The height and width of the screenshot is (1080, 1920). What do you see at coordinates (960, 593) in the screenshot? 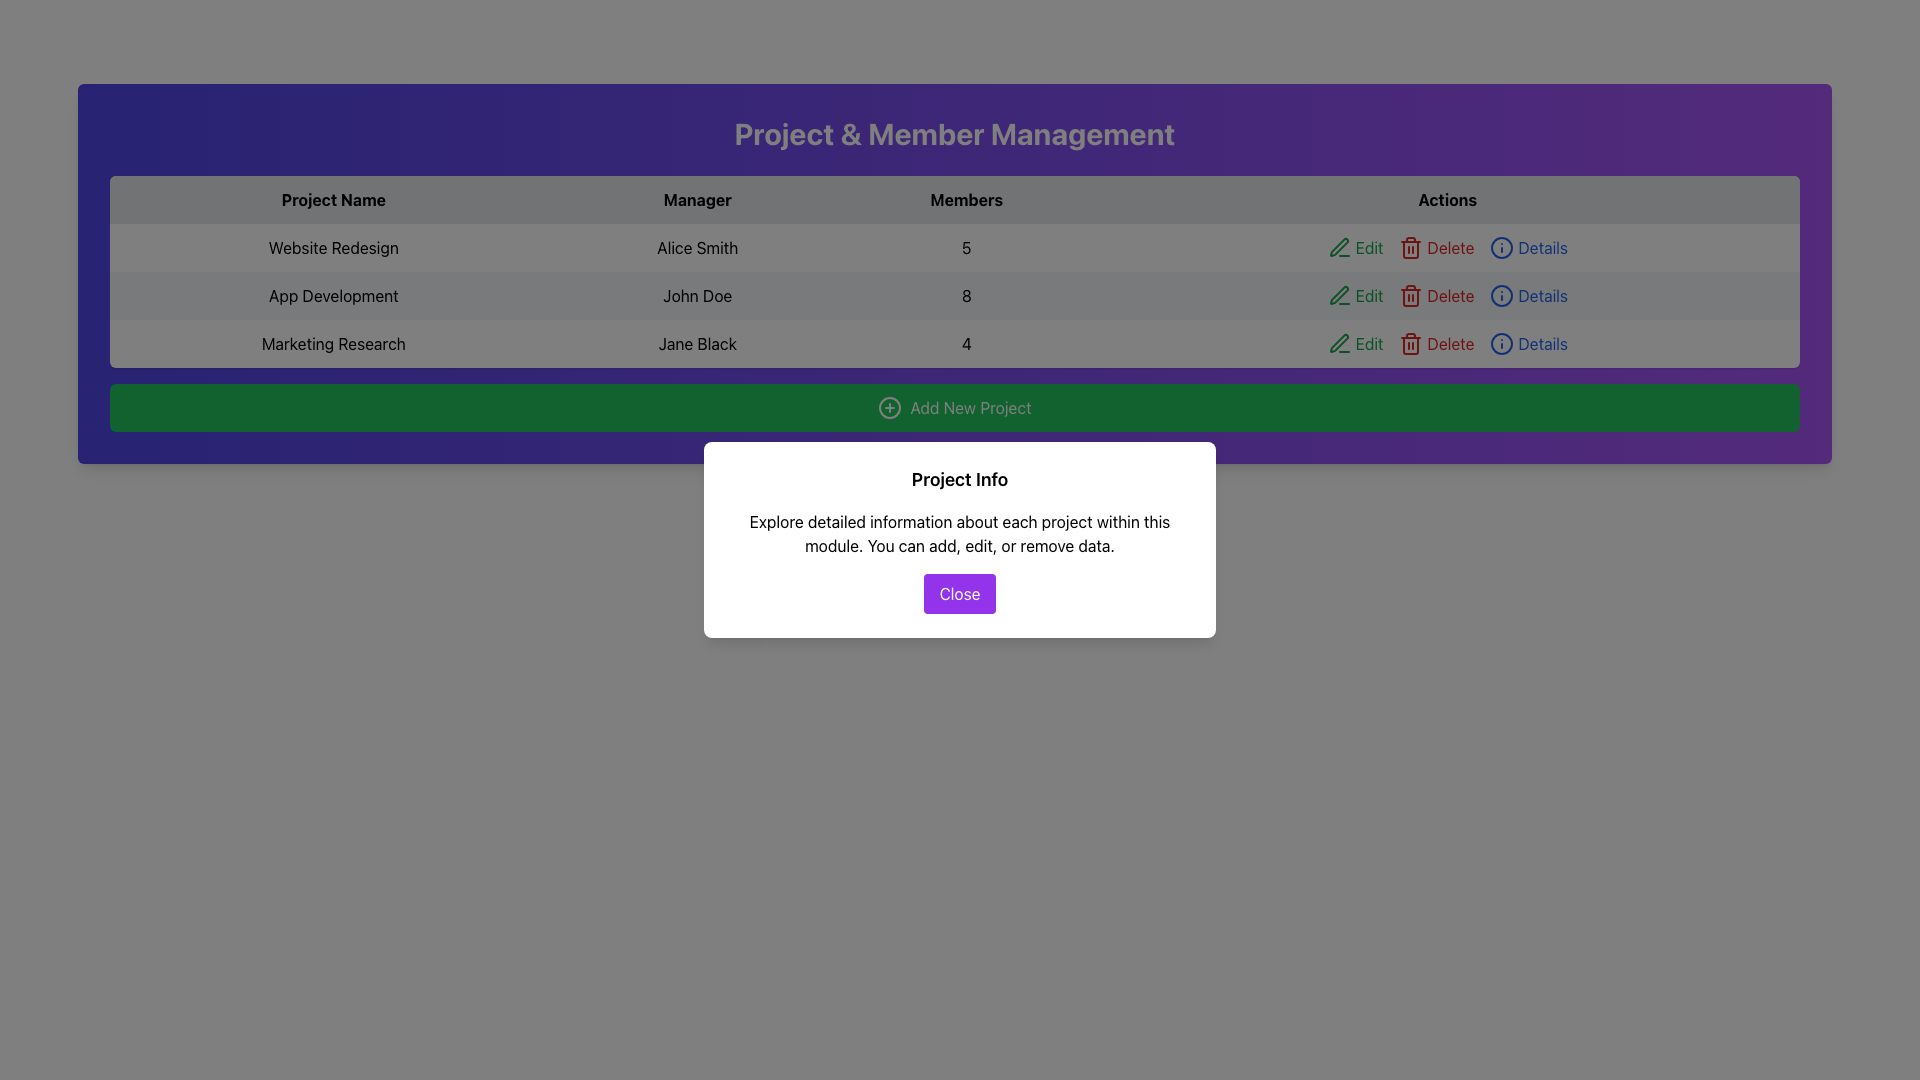
I see `the 'Close' button, which is a purple rectangular button with rounded corners containing white text, located at the bottom center of the modal dialog` at bounding box center [960, 593].